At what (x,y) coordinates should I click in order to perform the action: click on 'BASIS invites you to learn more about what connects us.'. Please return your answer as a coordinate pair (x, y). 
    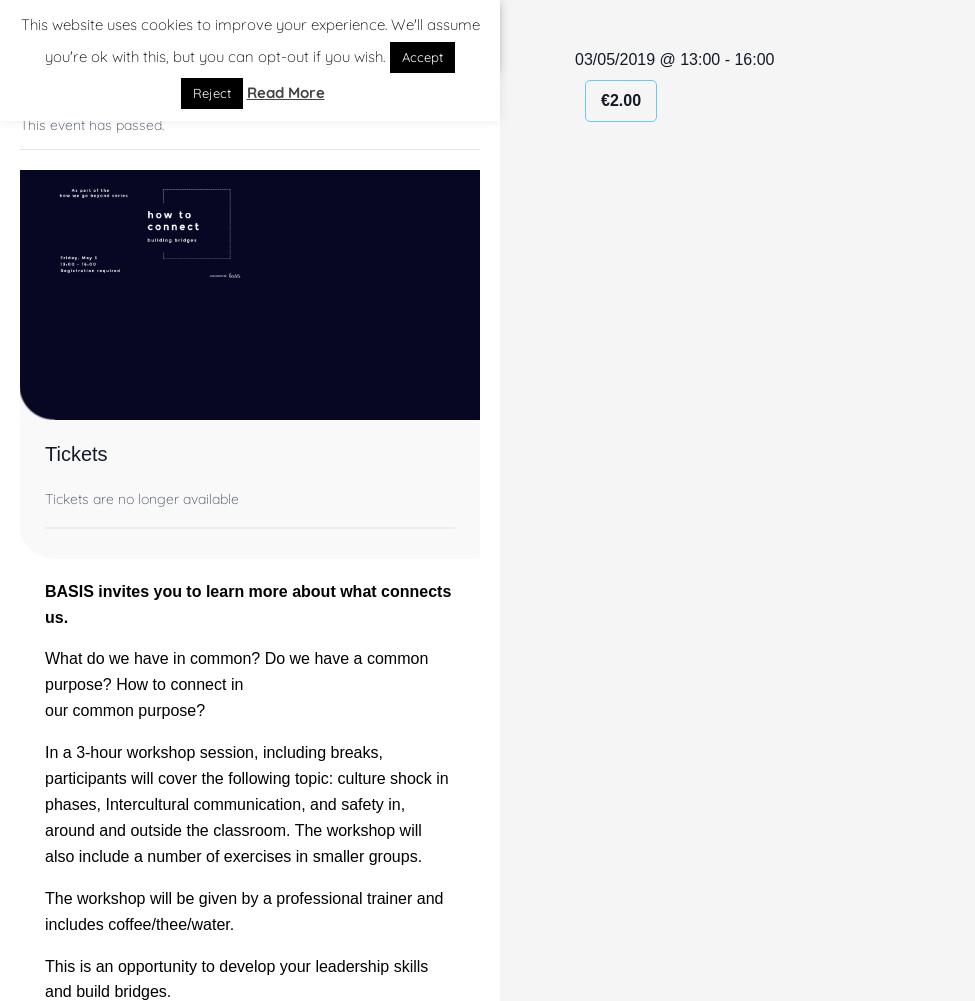
    Looking at the image, I should click on (248, 603).